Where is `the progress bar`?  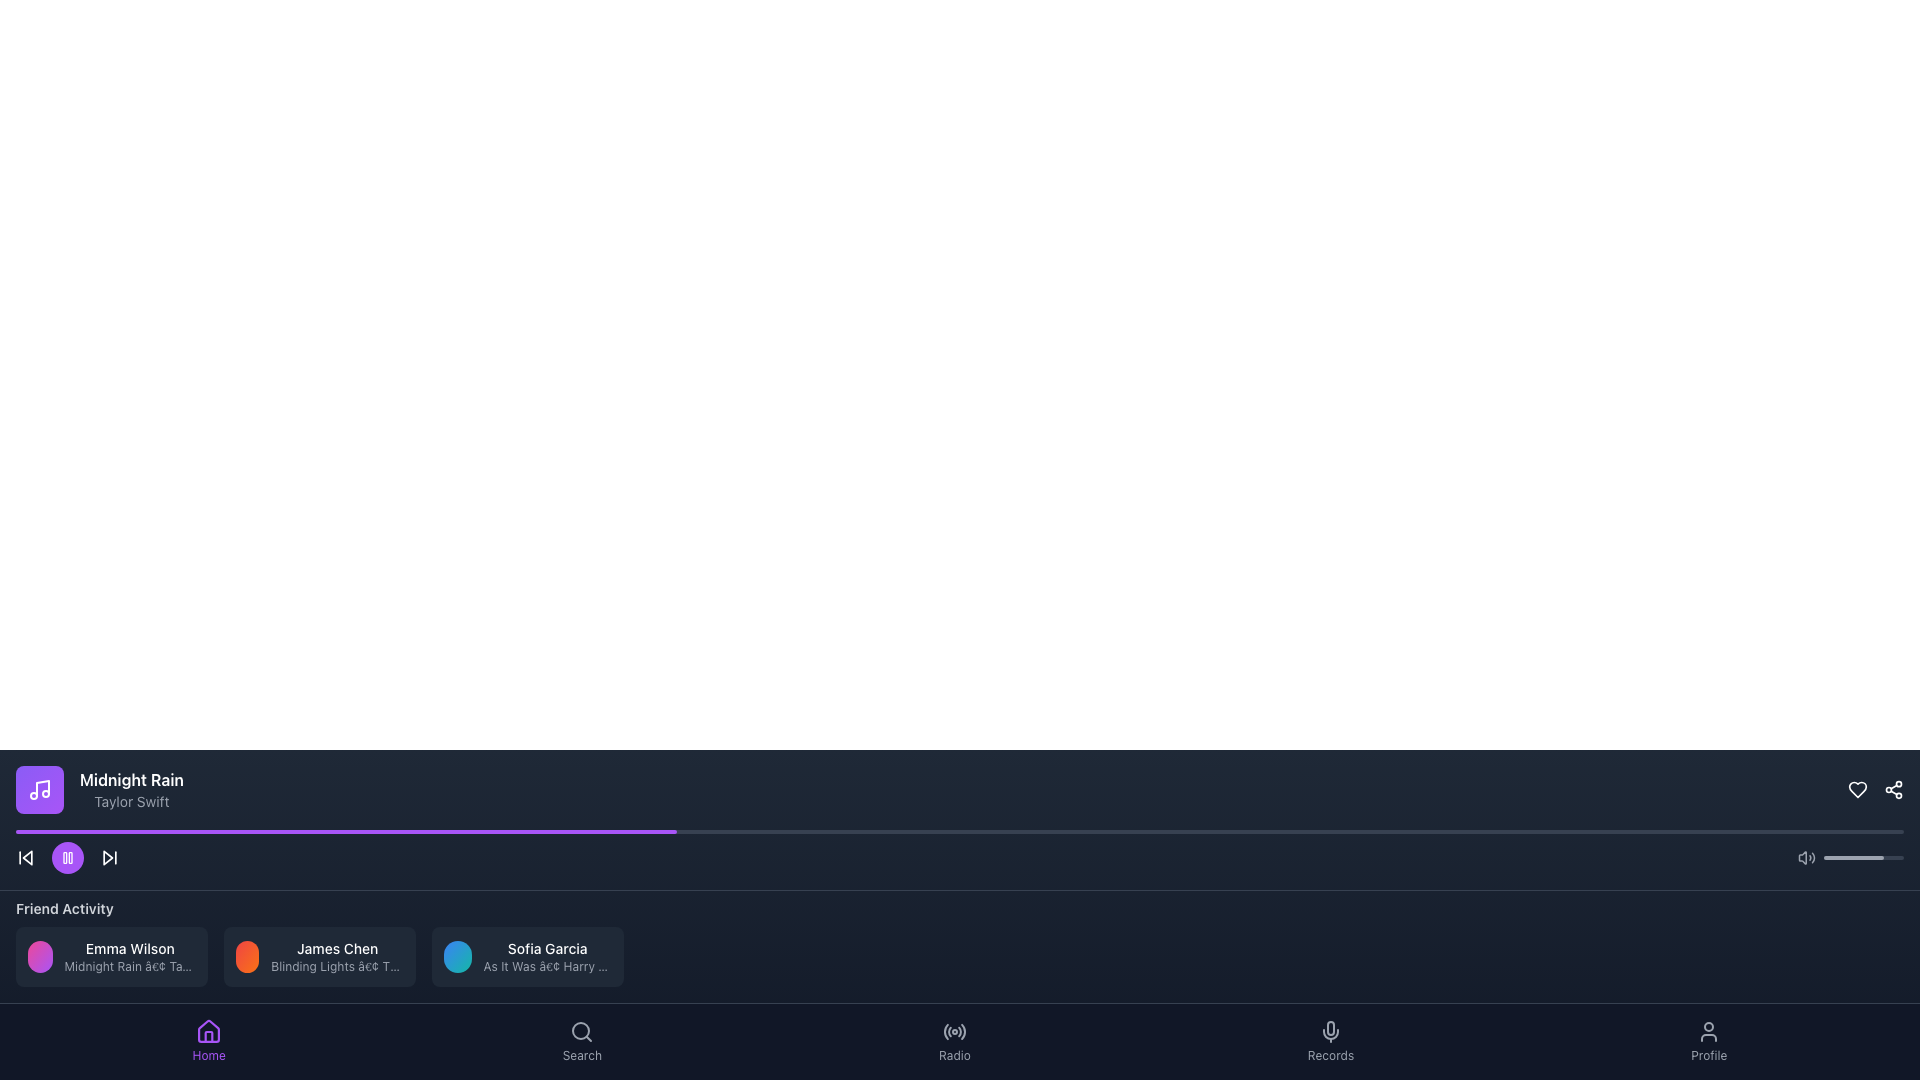 the progress bar is located at coordinates (1129, 832).